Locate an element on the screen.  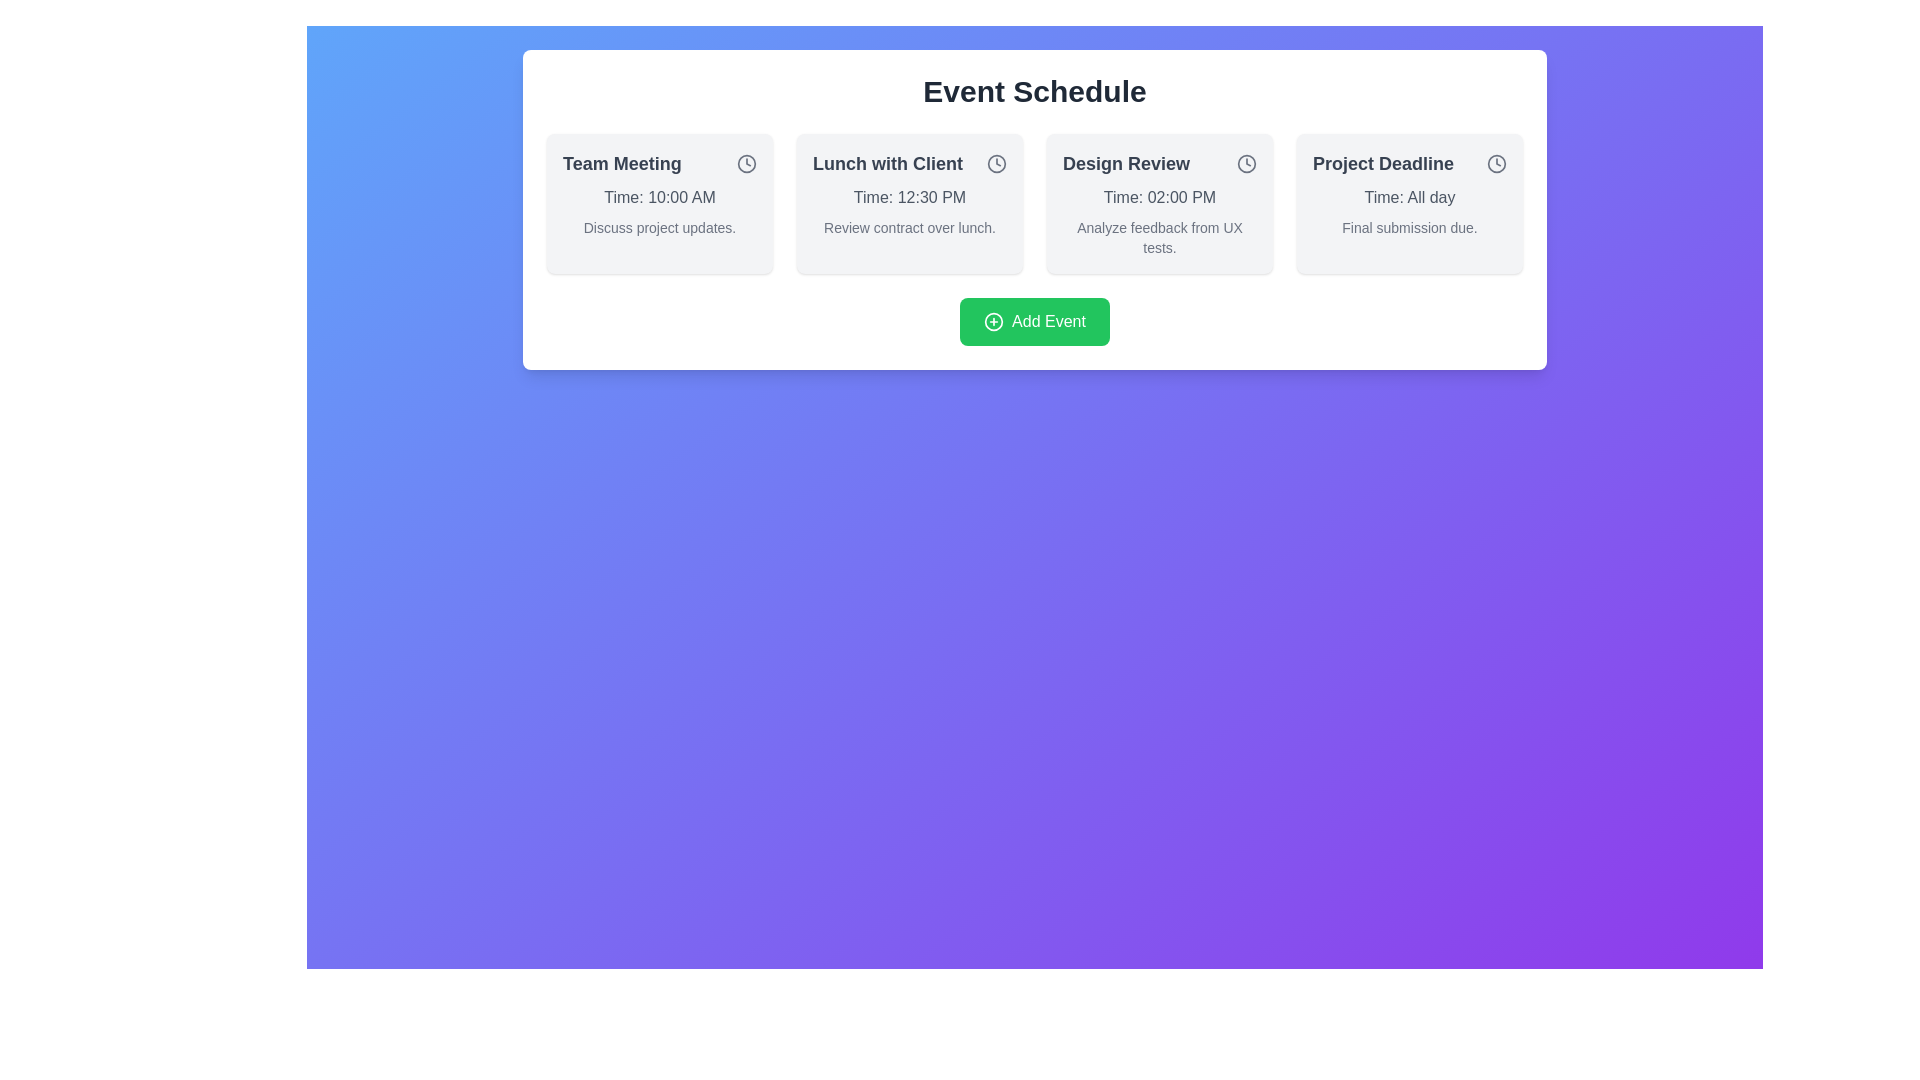
the static text label displaying 'Team Meeting' is located at coordinates (621, 163).